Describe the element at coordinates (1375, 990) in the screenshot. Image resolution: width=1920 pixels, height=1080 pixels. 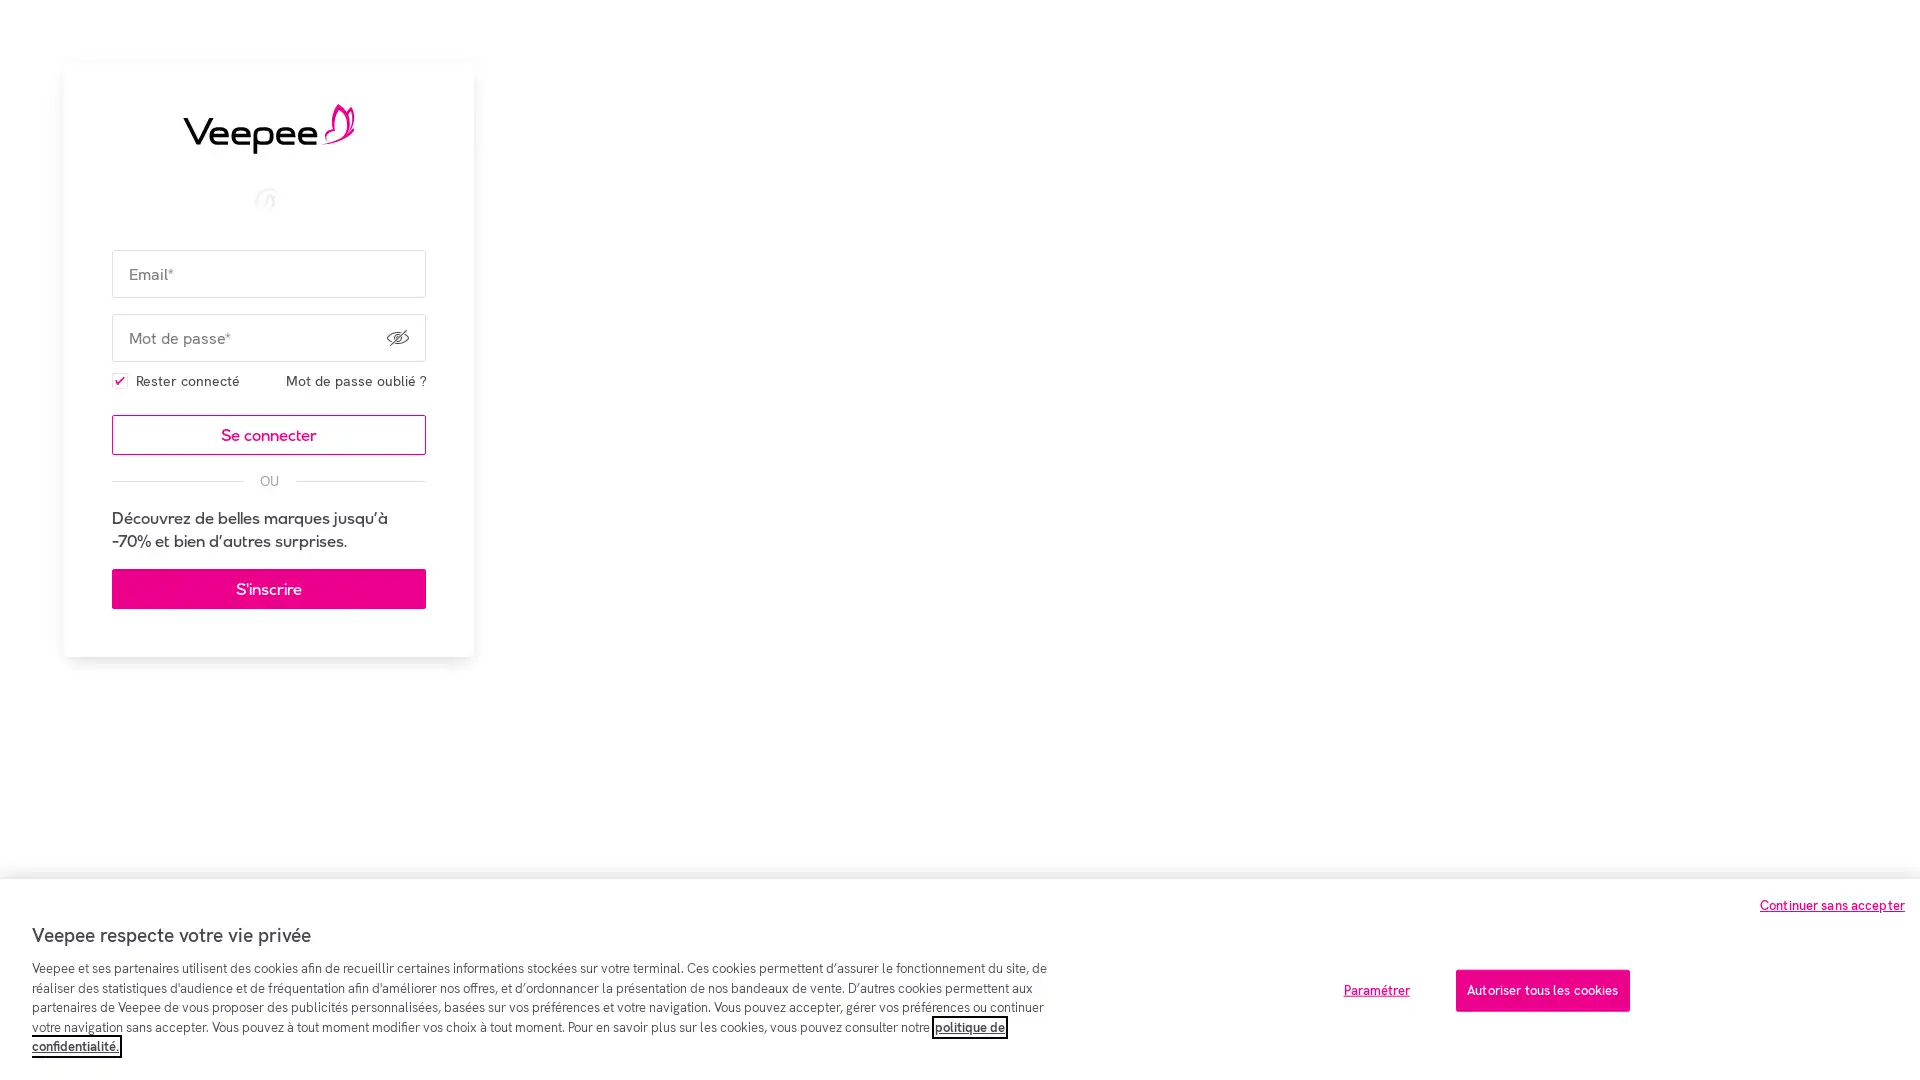
I see `Parametrer` at that location.